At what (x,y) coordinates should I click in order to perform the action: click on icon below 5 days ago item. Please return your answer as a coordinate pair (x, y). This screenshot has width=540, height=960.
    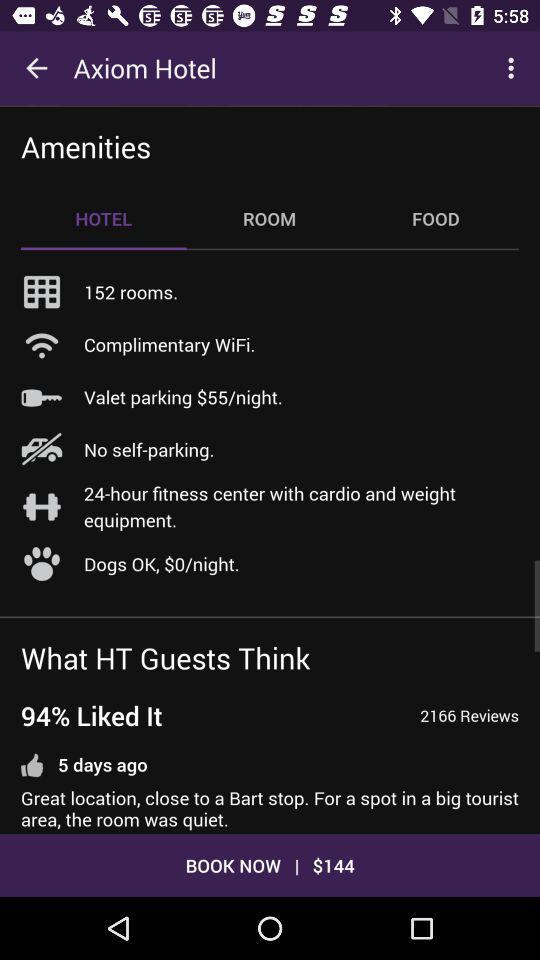
    Looking at the image, I should click on (270, 809).